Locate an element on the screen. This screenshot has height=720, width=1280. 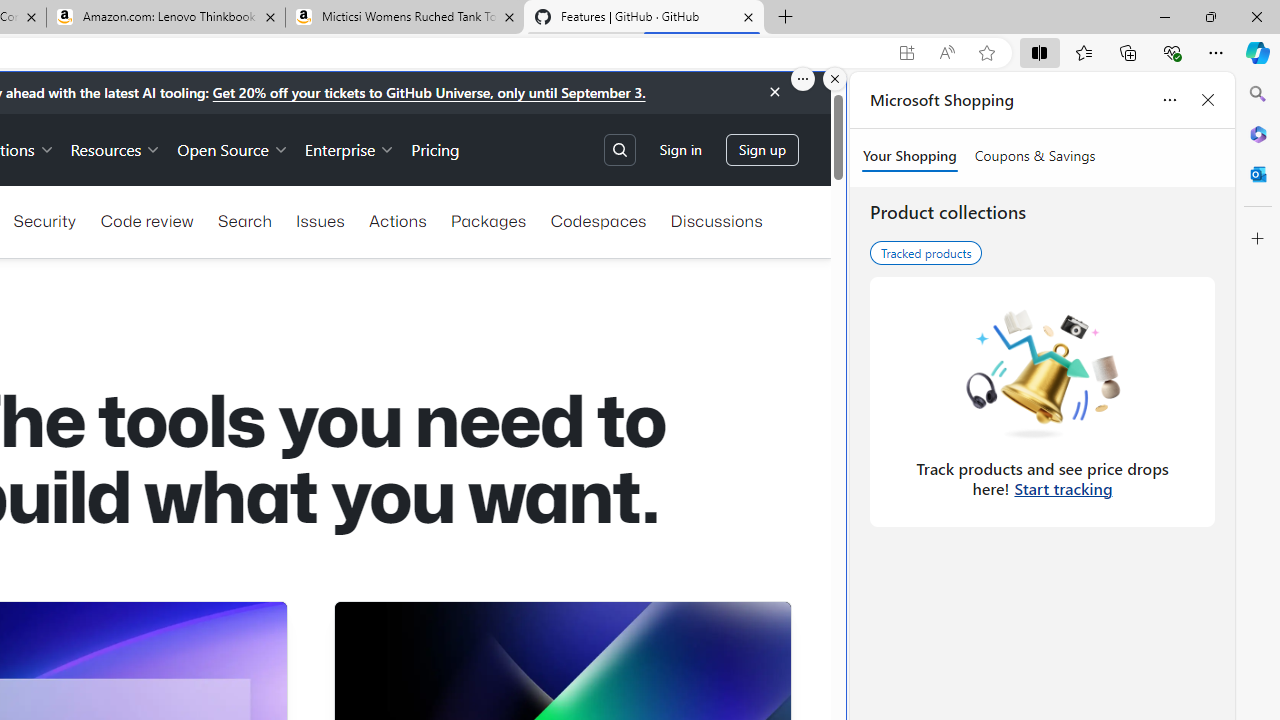
'Discussions' is located at coordinates (716, 221).